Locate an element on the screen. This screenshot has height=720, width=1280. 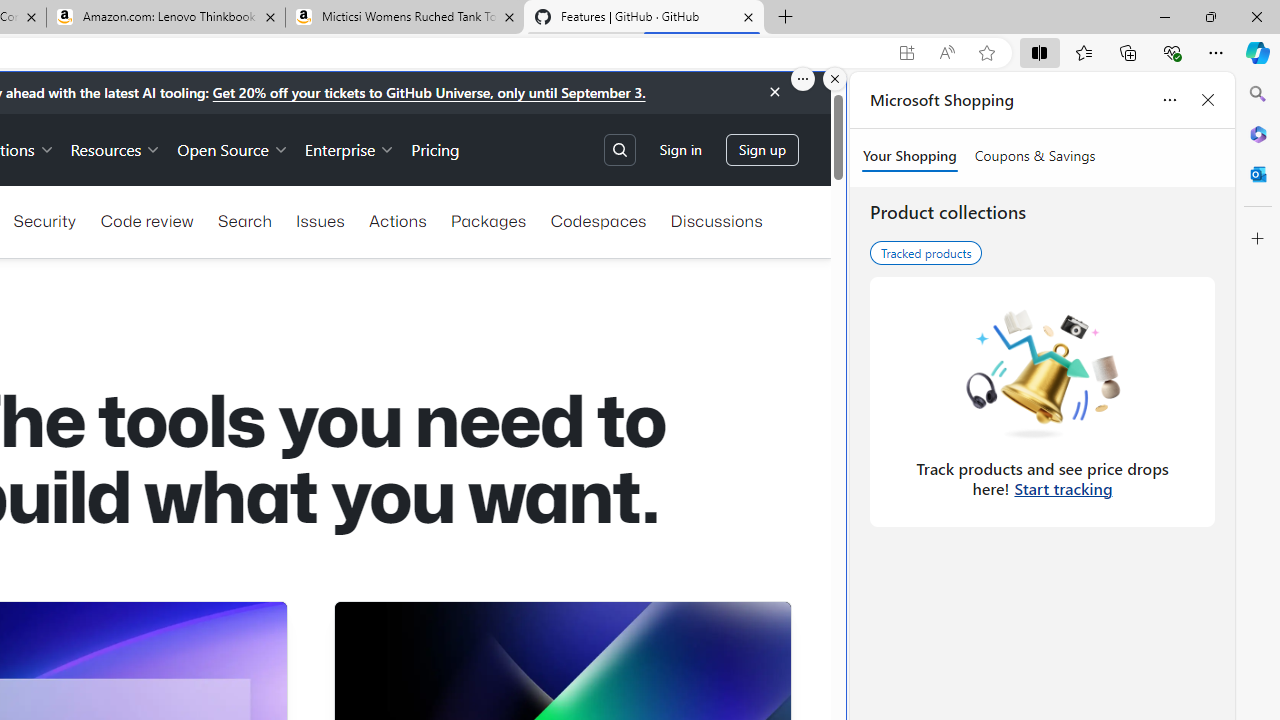
'Discussions' is located at coordinates (716, 221).